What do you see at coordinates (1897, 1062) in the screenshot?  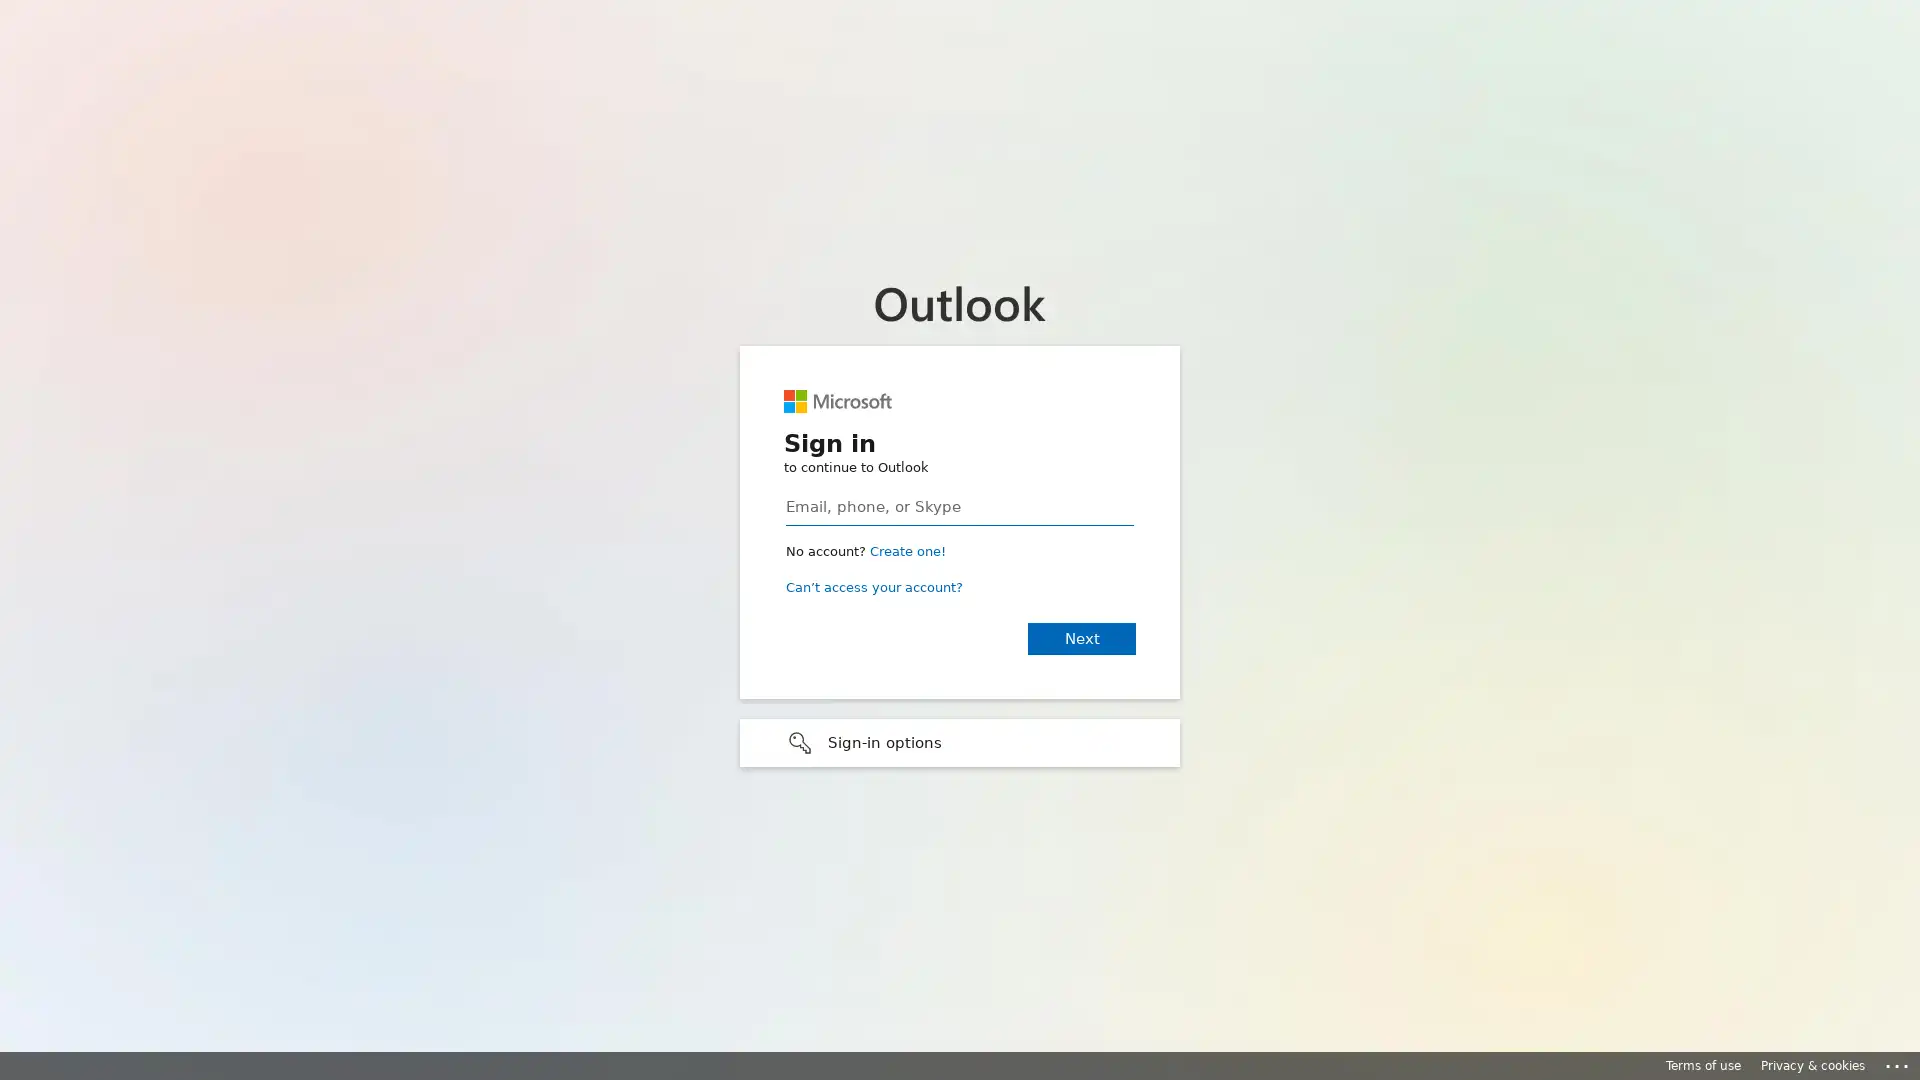 I see `Click here for troubleshooting information` at bounding box center [1897, 1062].